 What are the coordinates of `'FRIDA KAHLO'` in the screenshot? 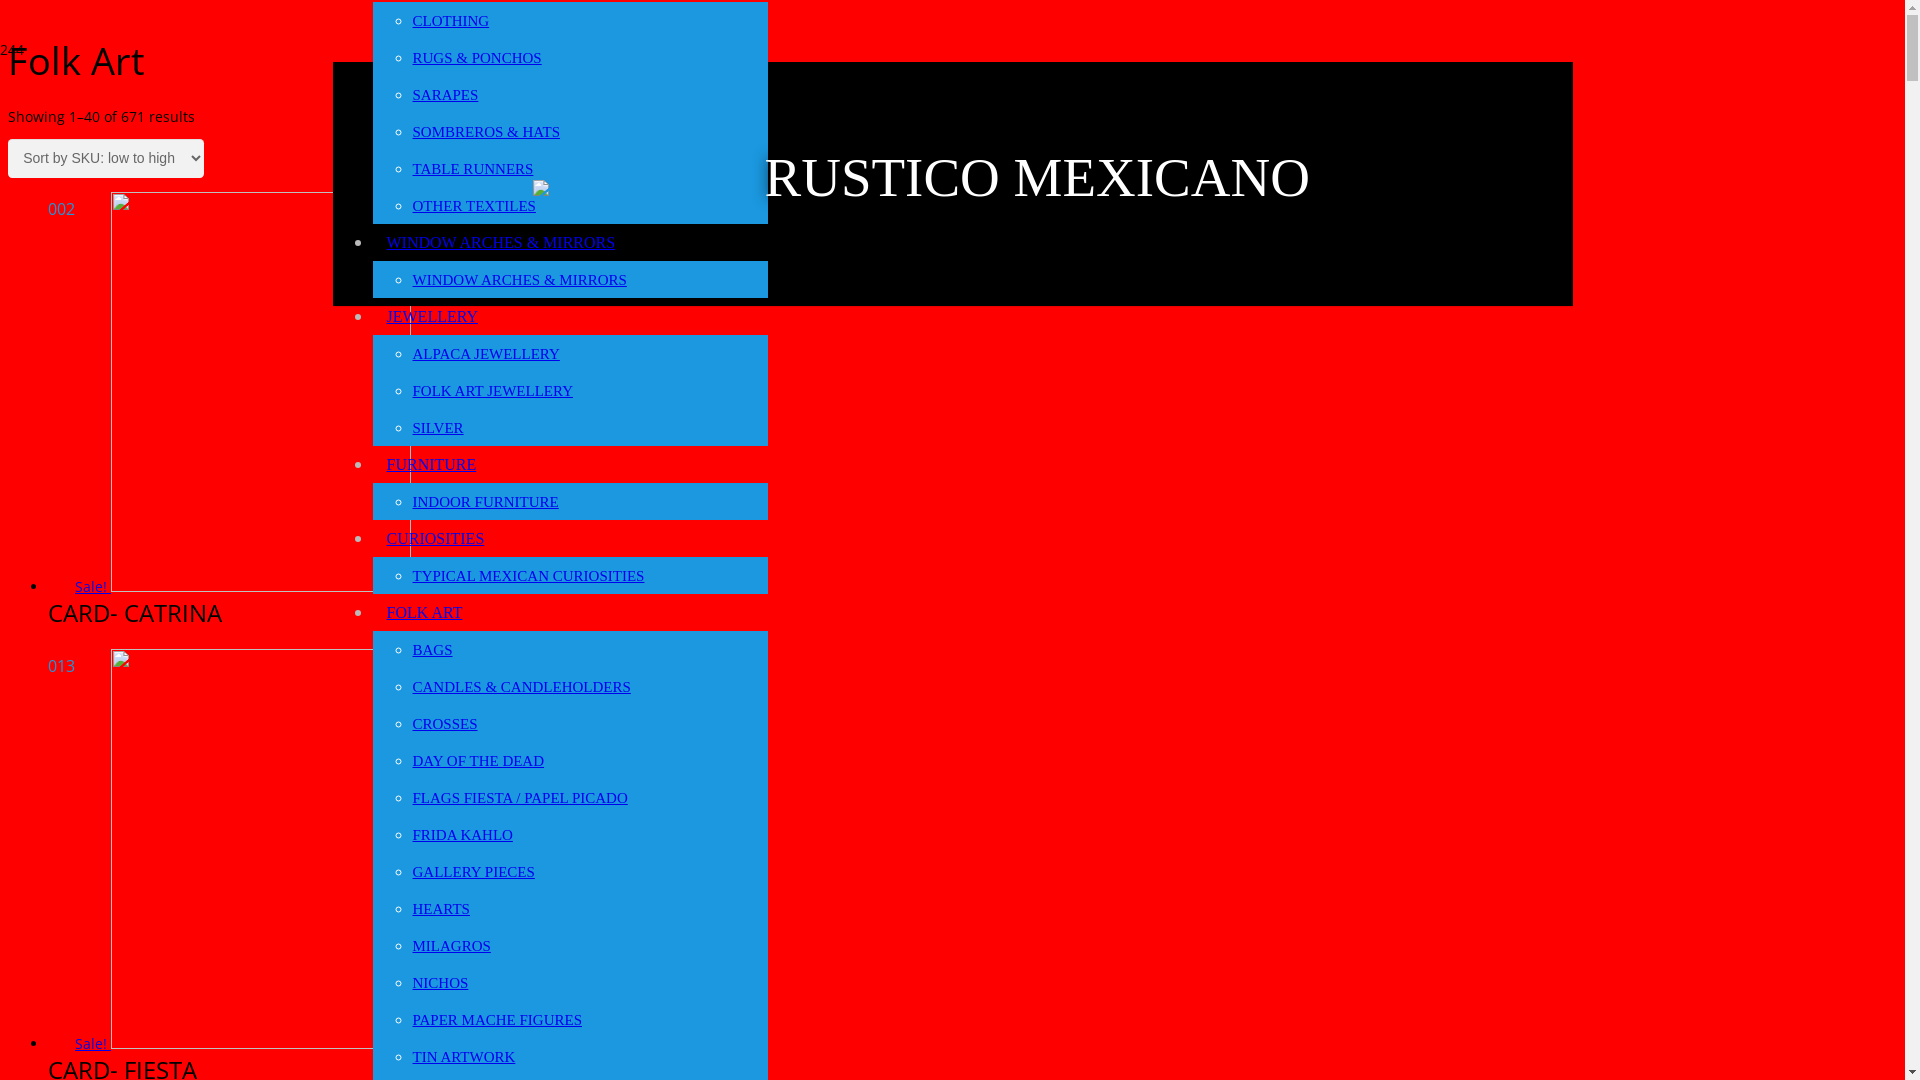 It's located at (460, 834).